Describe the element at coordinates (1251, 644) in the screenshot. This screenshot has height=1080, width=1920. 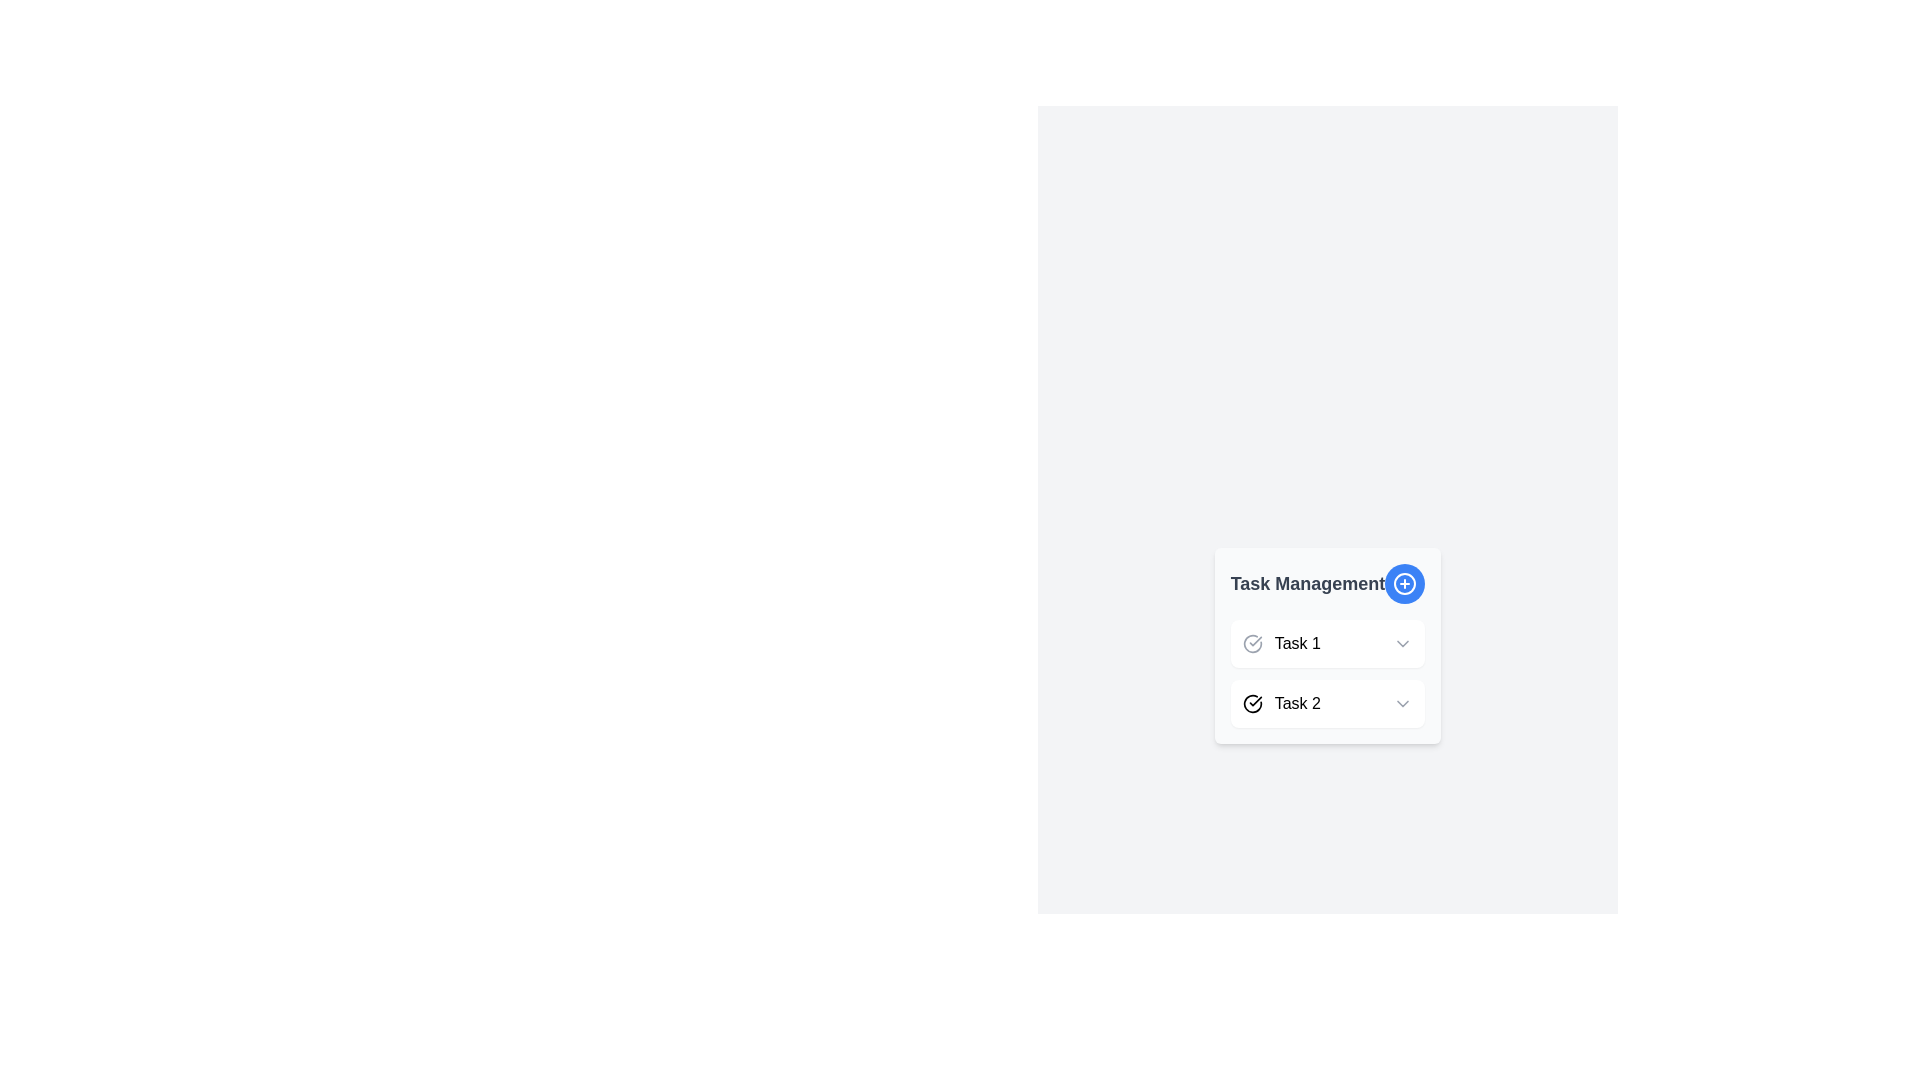
I see `the status icon` at that location.